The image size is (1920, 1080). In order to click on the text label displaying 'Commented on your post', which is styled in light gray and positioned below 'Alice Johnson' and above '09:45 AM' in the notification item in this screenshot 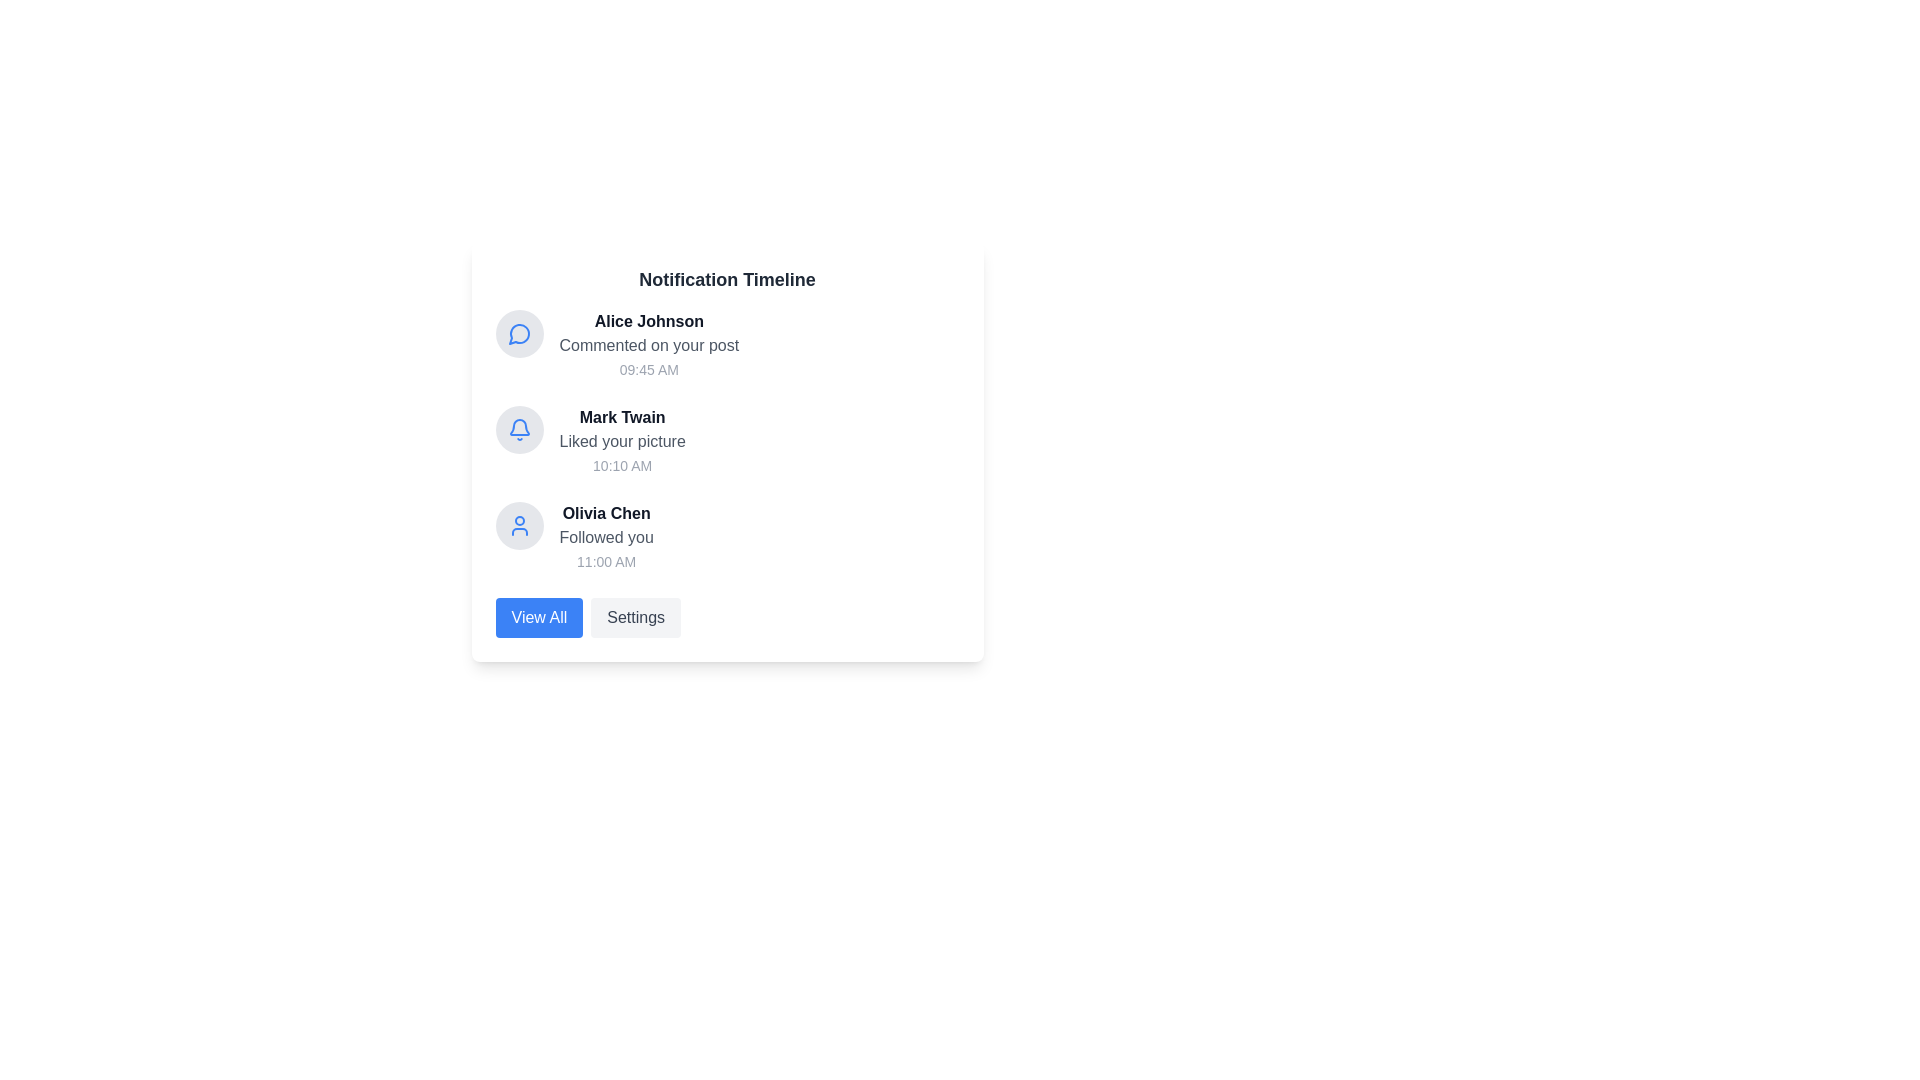, I will do `click(649, 345)`.